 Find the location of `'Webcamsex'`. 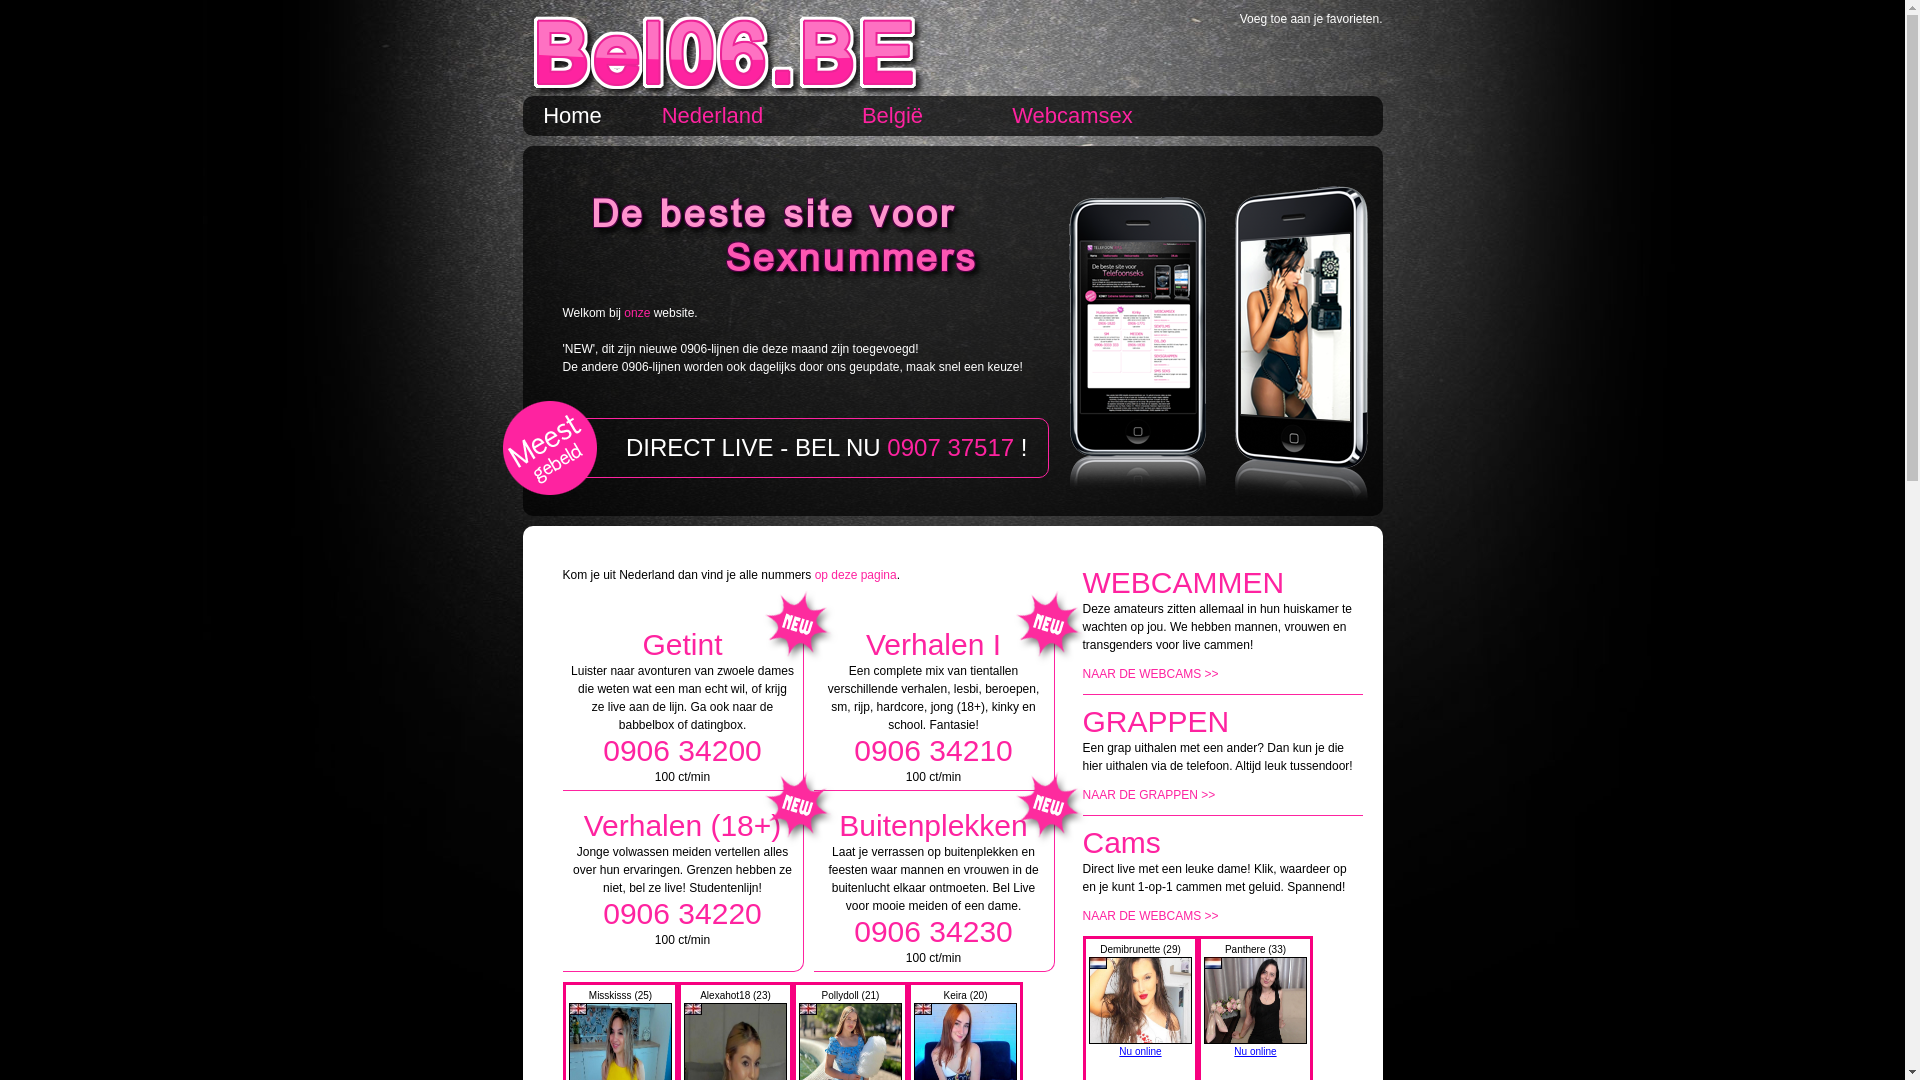

'Webcamsex' is located at coordinates (982, 115).